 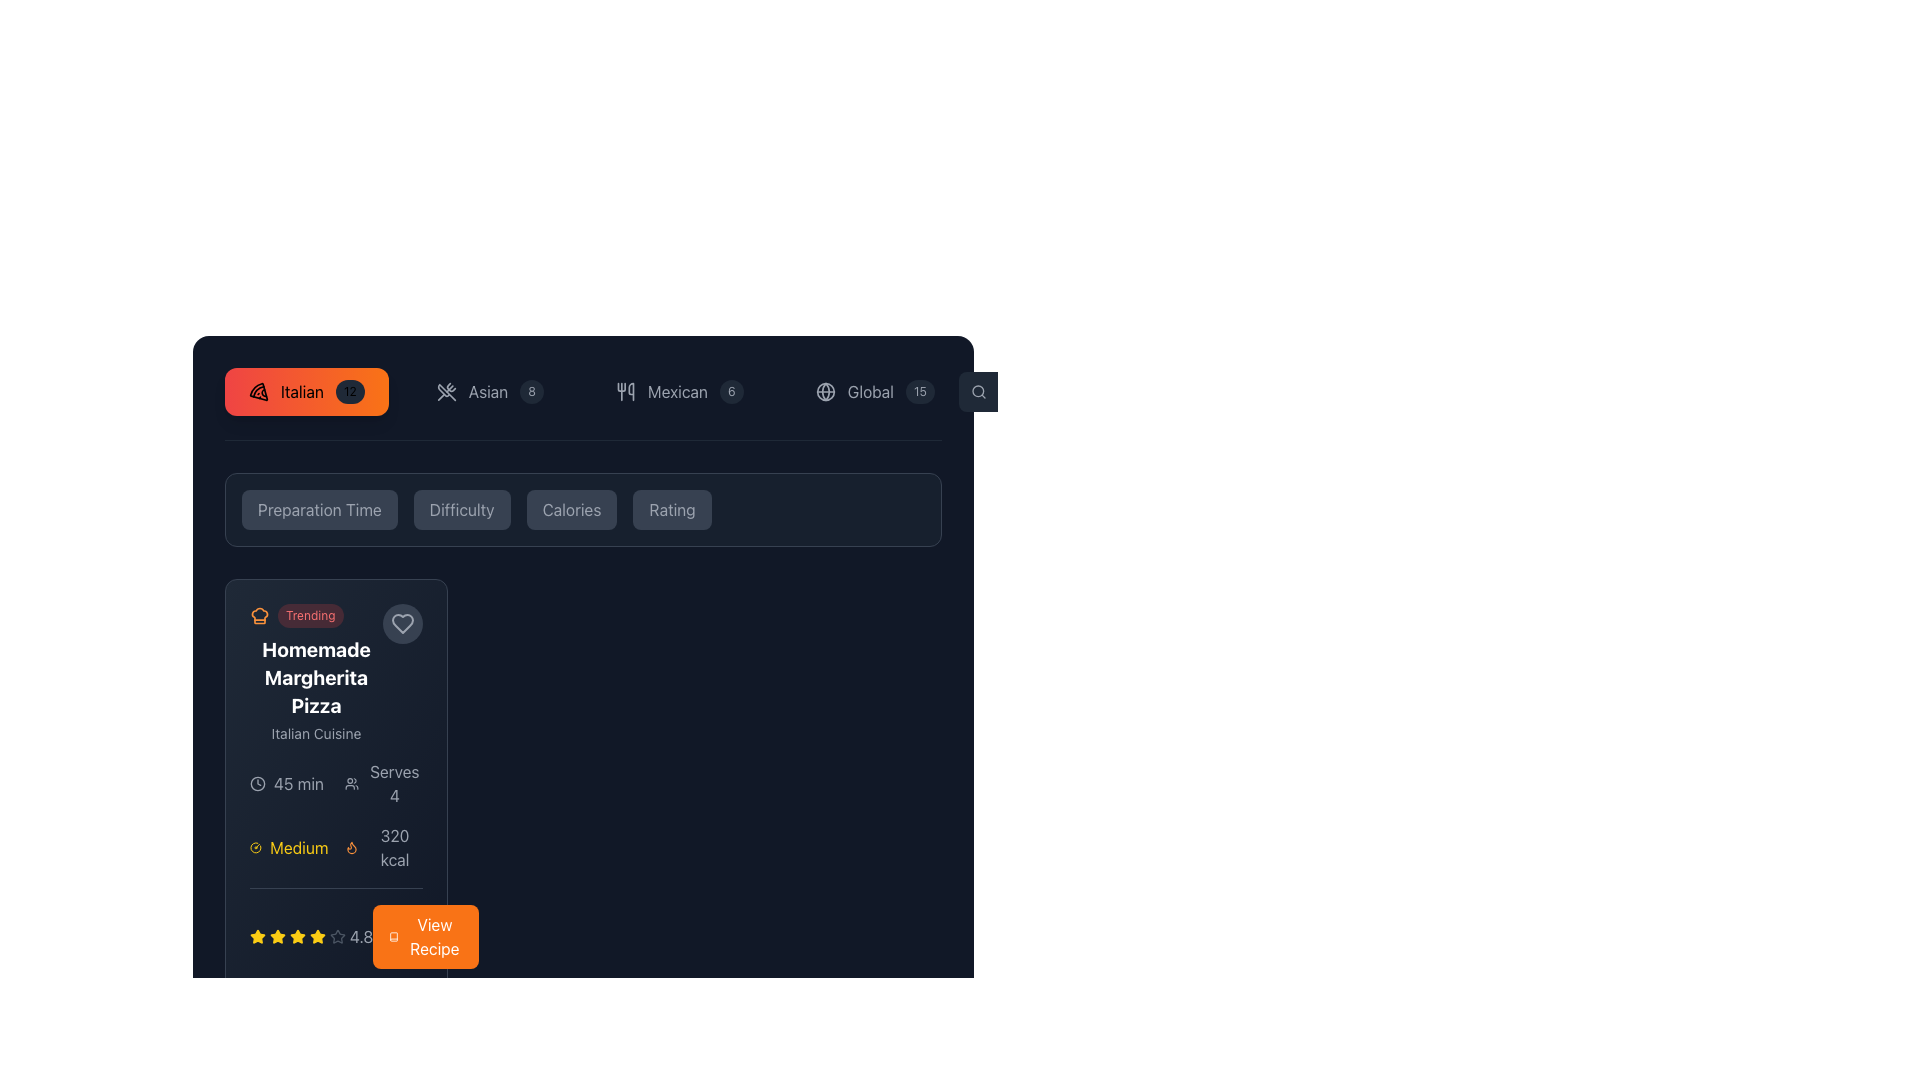 What do you see at coordinates (351, 782) in the screenshot?
I see `the SVG icon representing a group of people located to the left of the text 'Serves 4'` at bounding box center [351, 782].